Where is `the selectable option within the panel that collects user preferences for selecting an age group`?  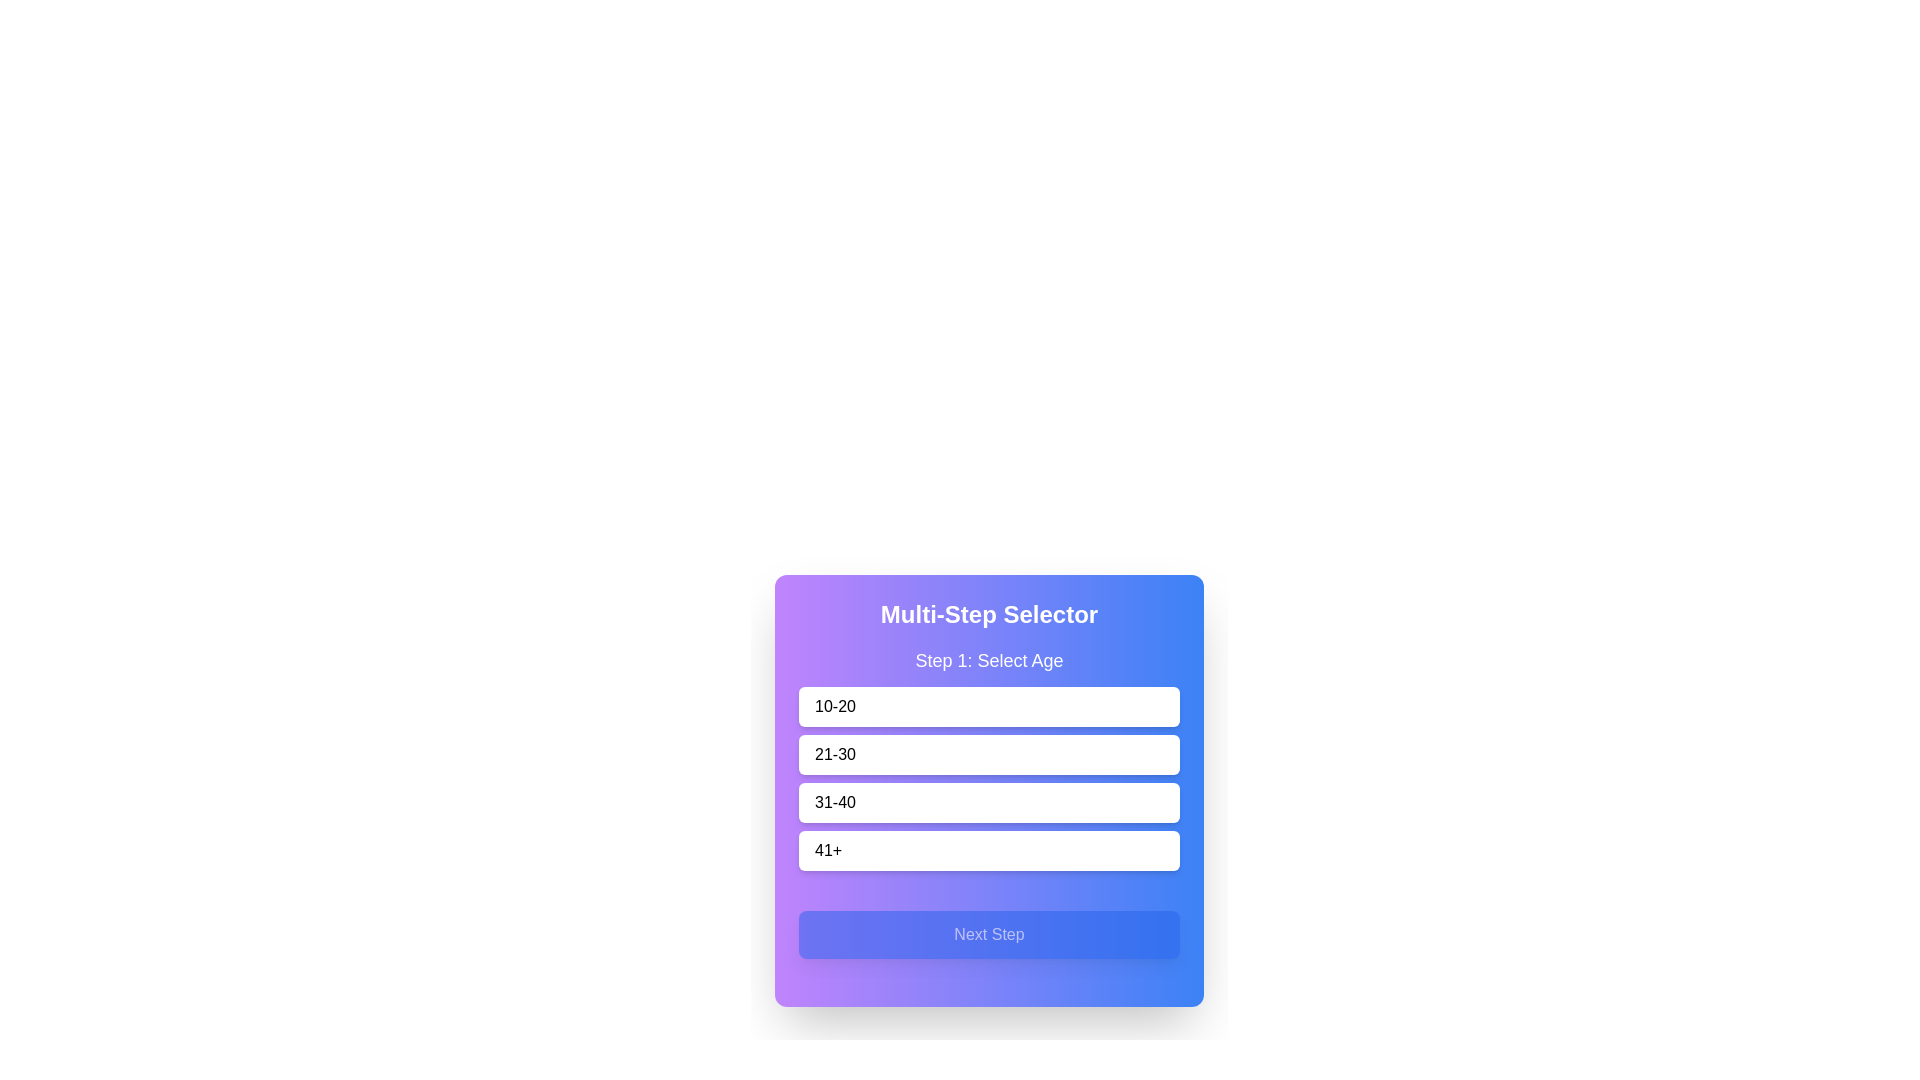 the selectable option within the panel that collects user preferences for selecting an age group is located at coordinates (989, 789).